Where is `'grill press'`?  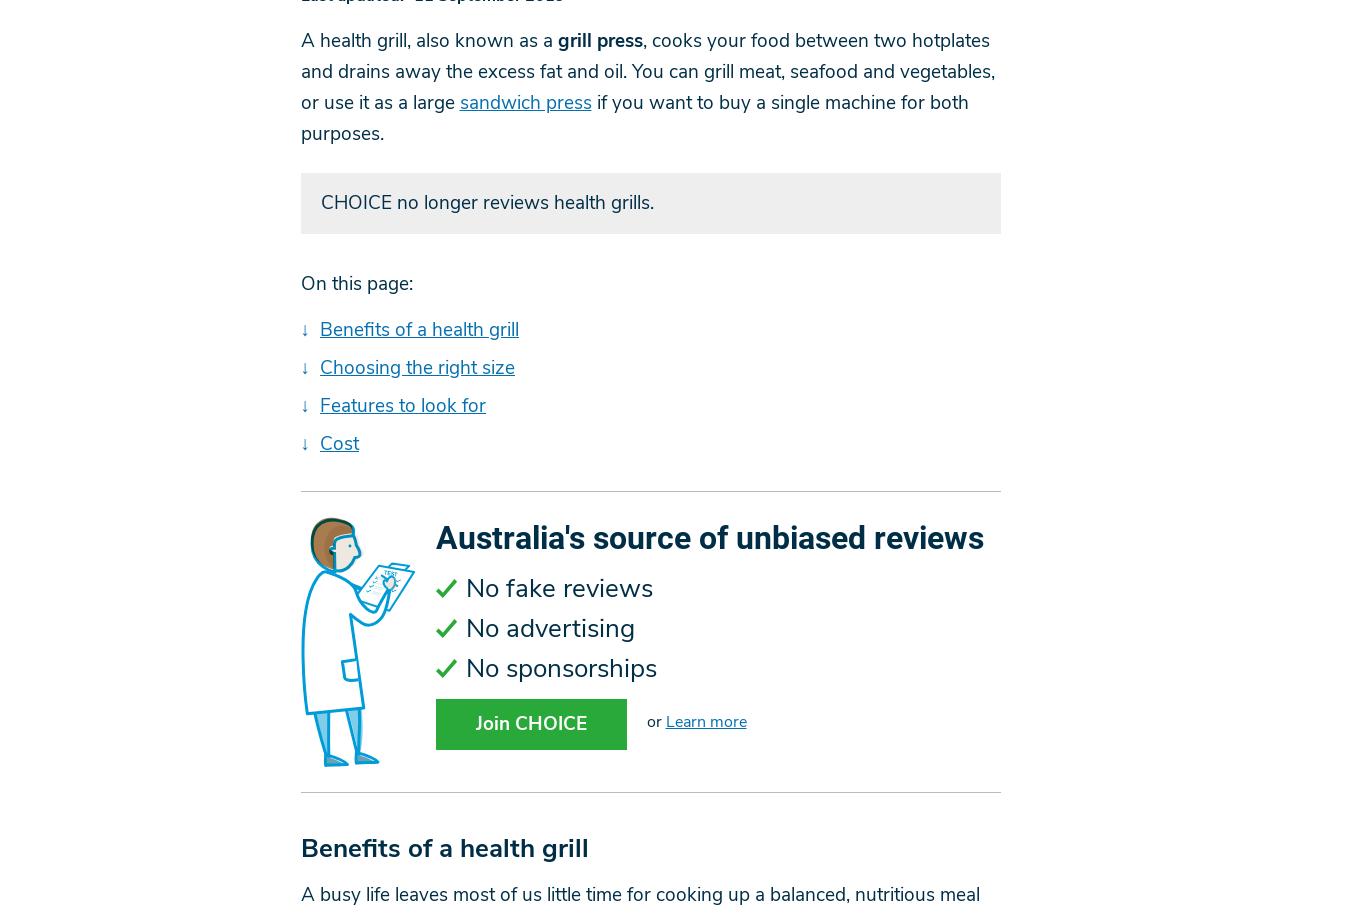 'grill press' is located at coordinates (598, 40).